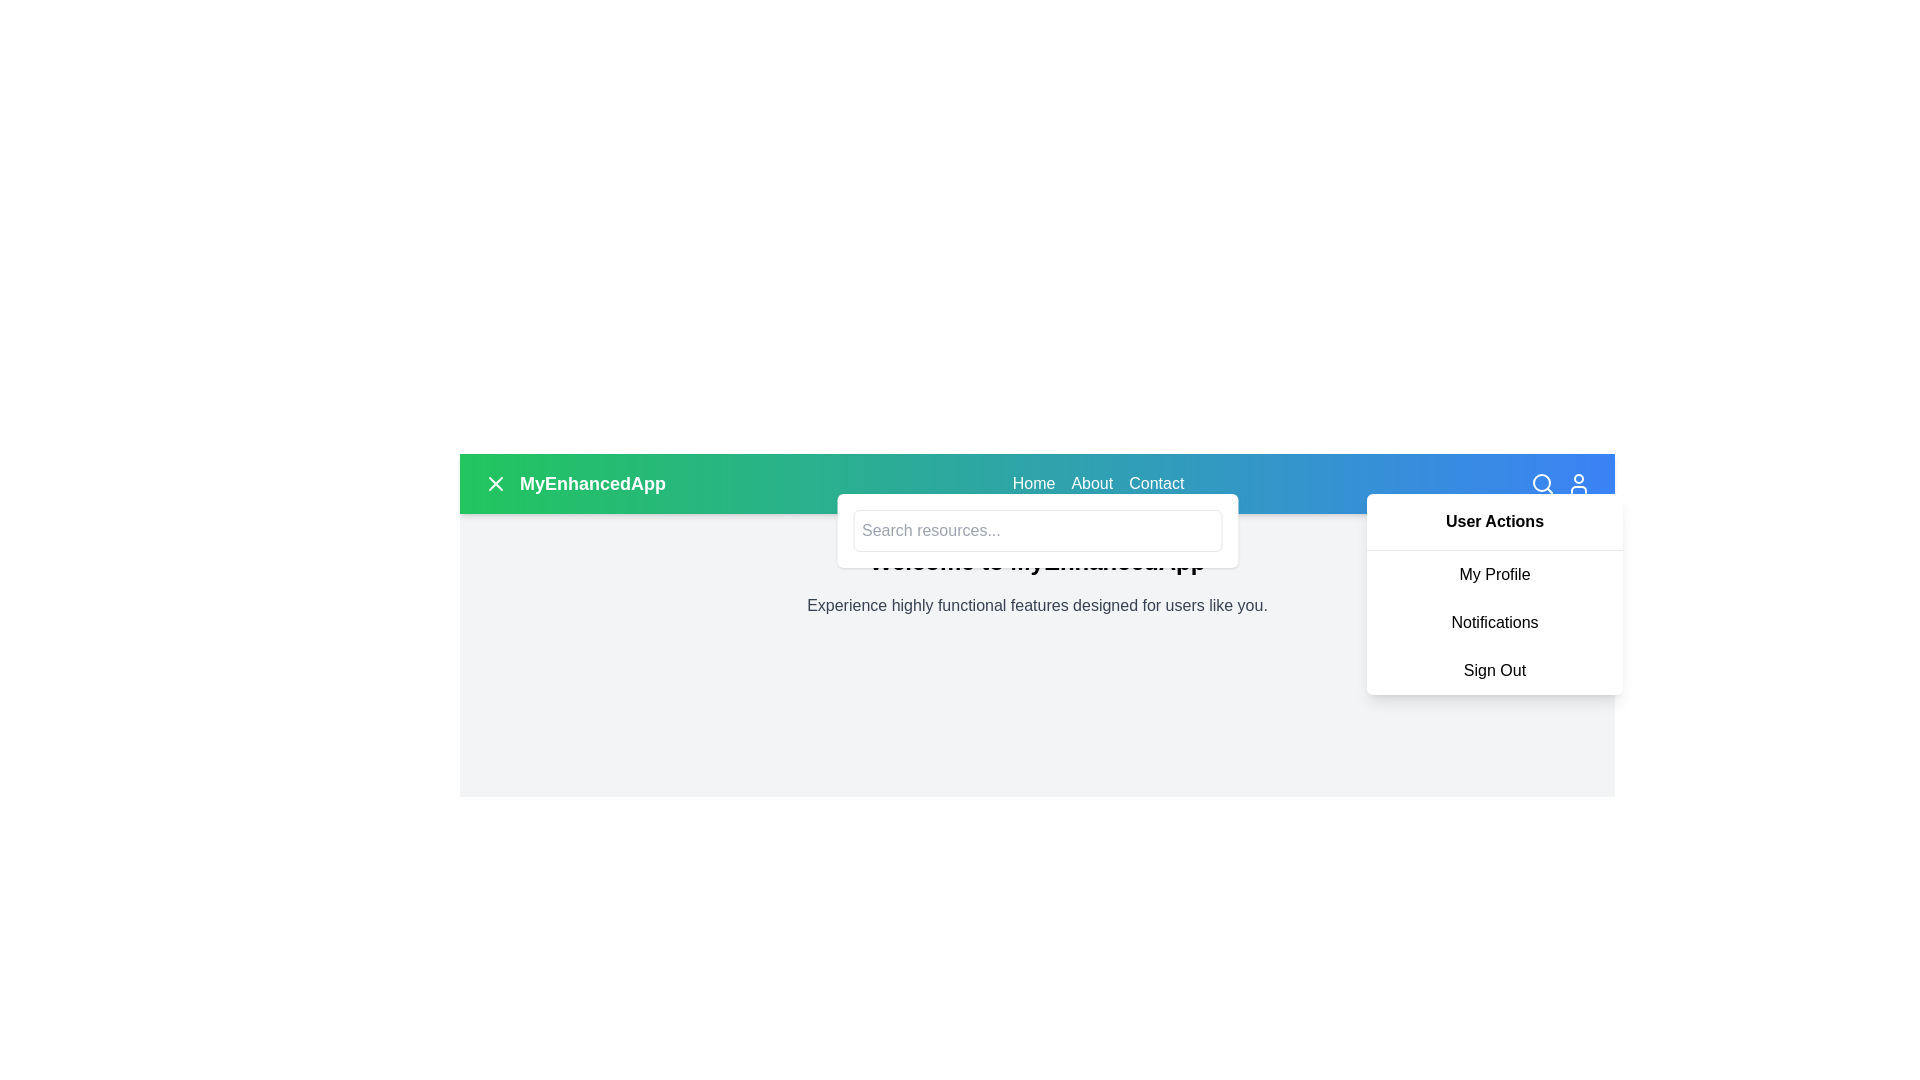 The height and width of the screenshot is (1080, 1920). Describe the element at coordinates (592, 483) in the screenshot. I see `the branding text label located in the top-left corner of the header region, adjacent to an icon on its left` at that location.